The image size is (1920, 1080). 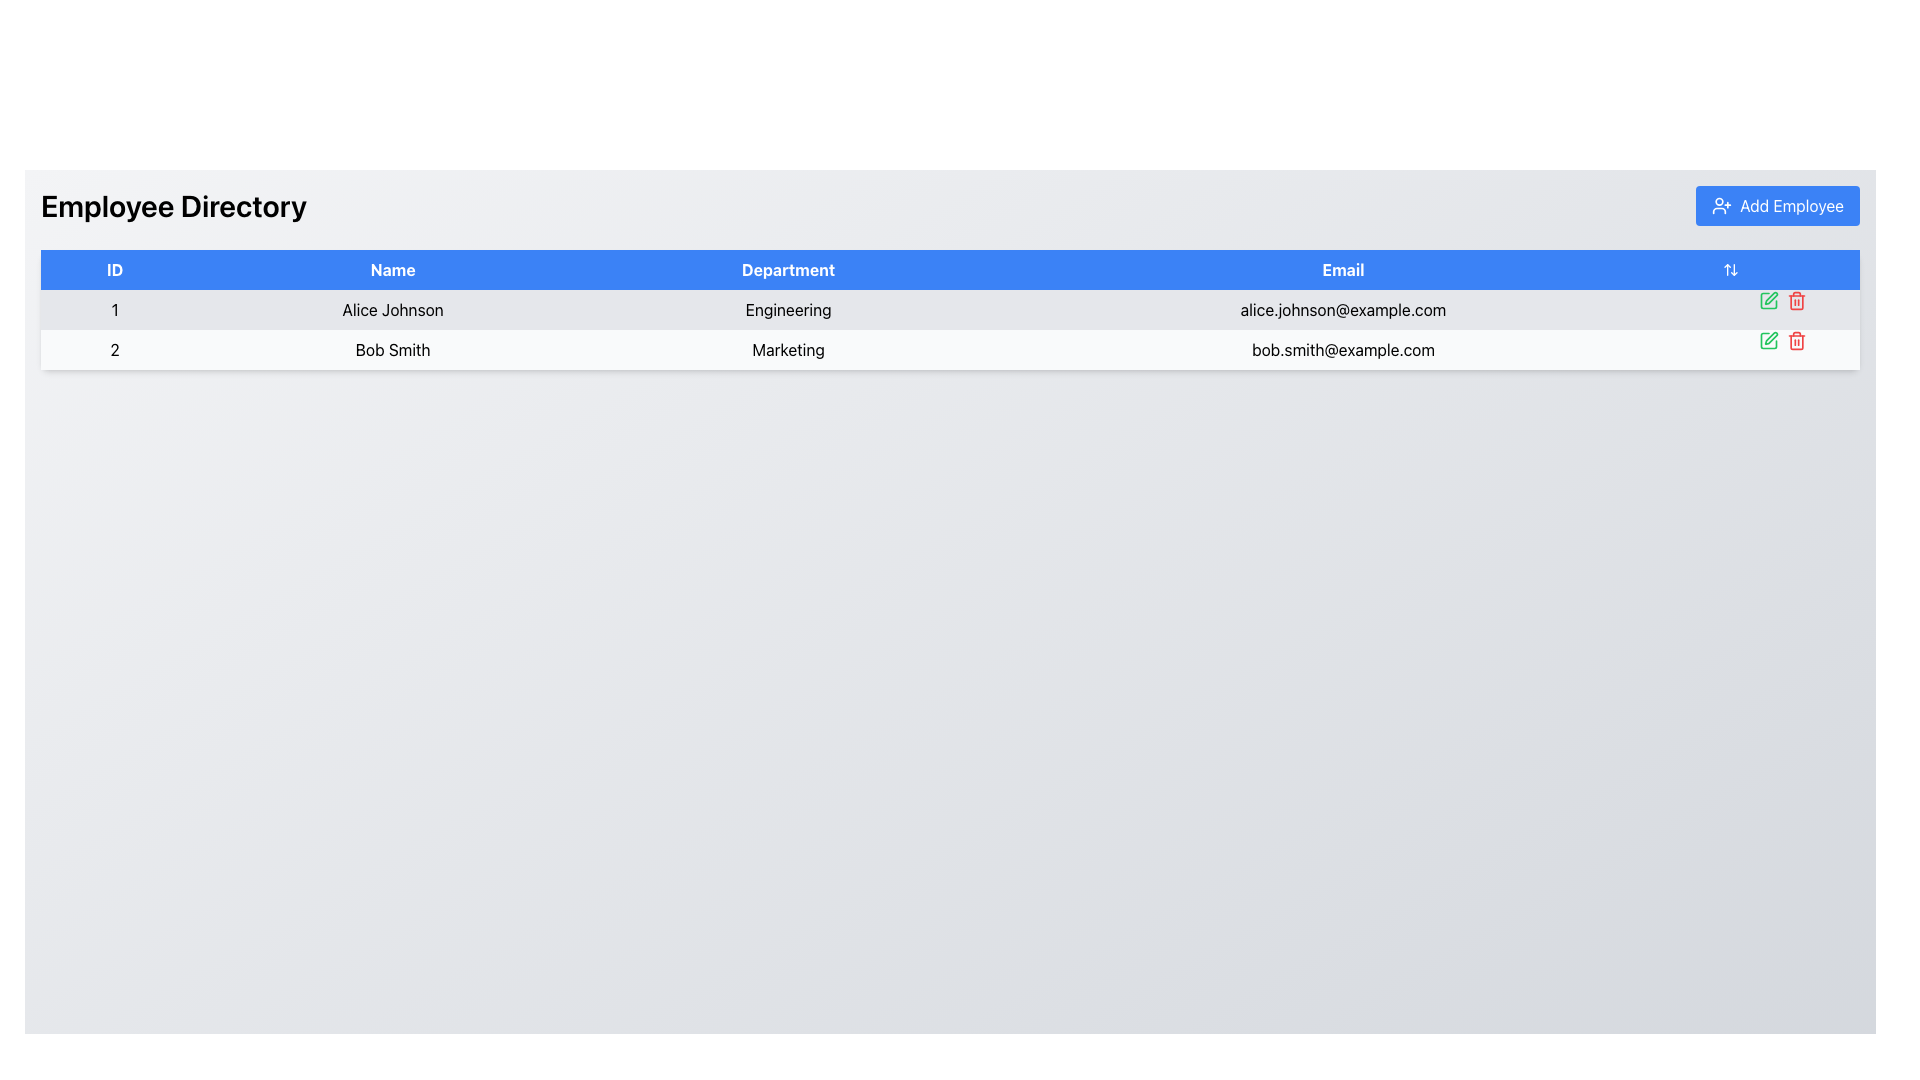 What do you see at coordinates (173, 205) in the screenshot?
I see `text label displaying 'Employee Directory', which is a large, bold black font header positioned at the top-left area of the page` at bounding box center [173, 205].